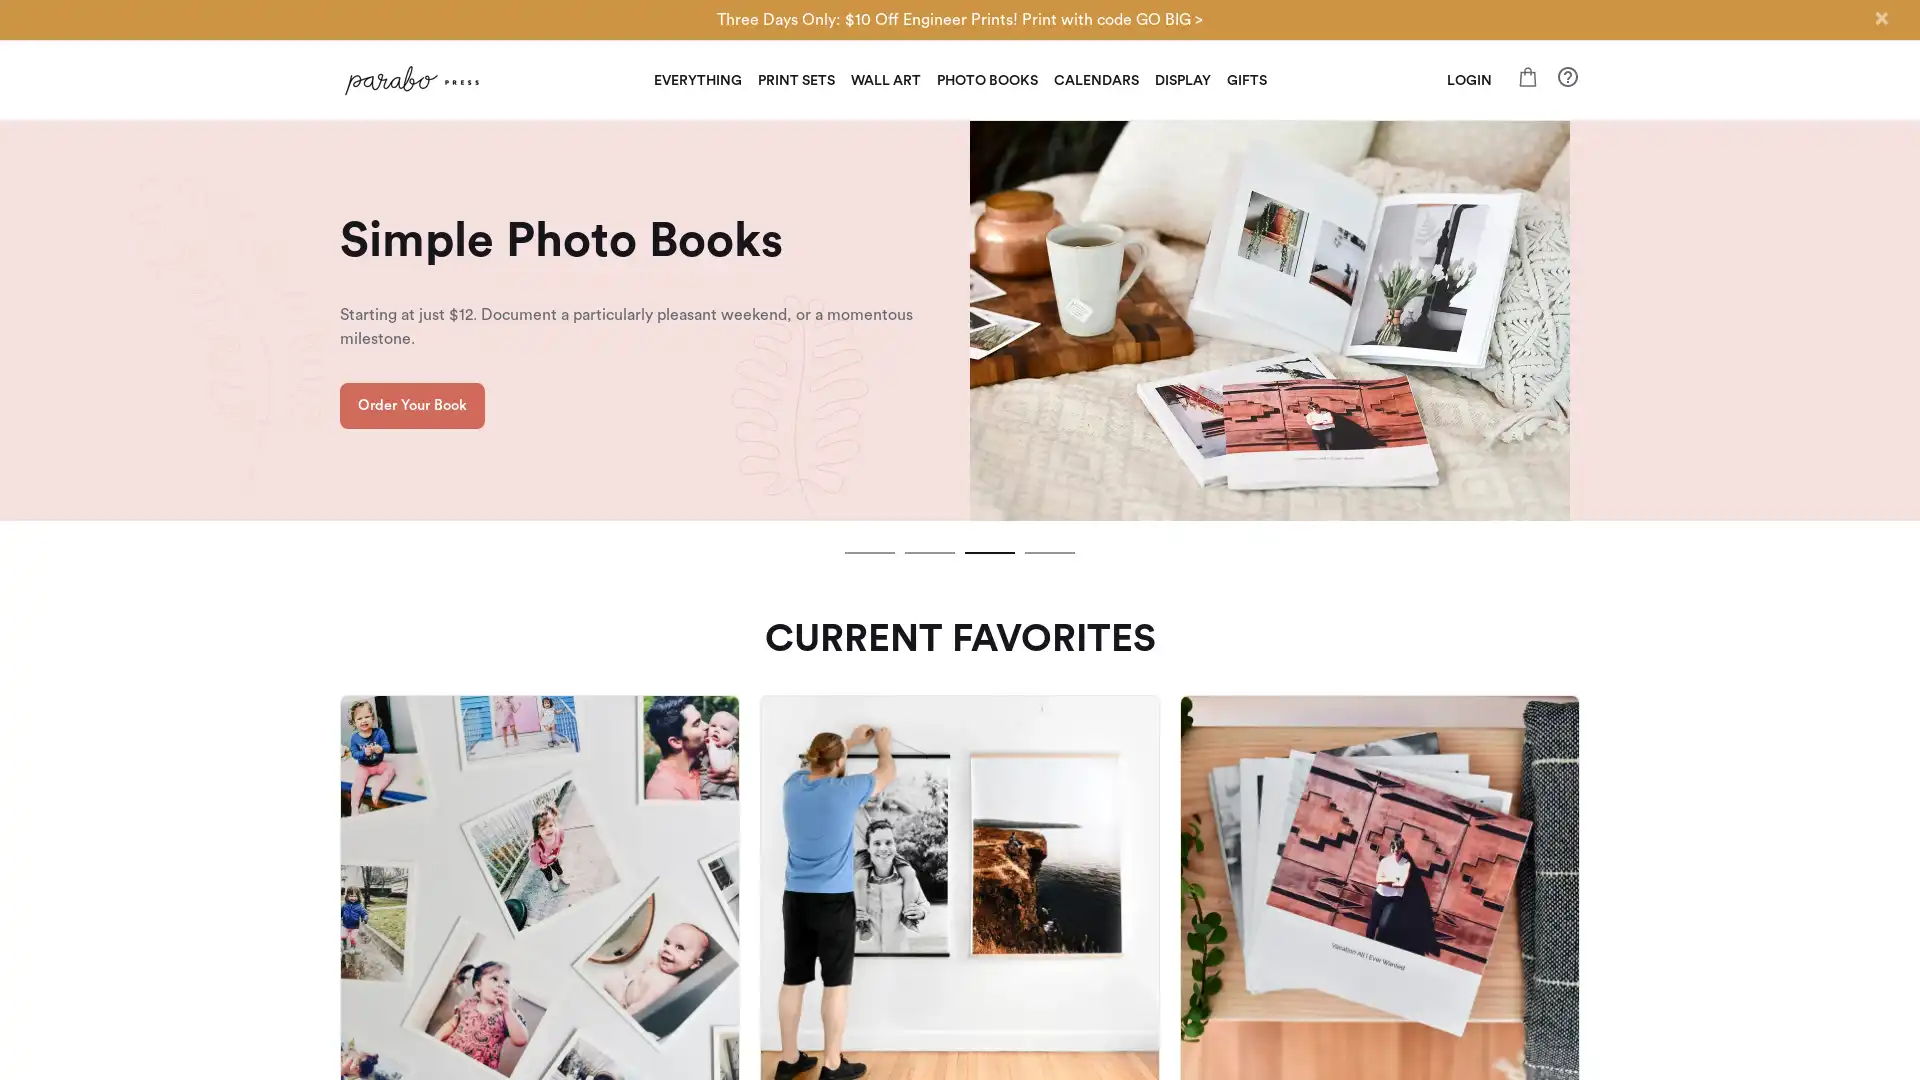  I want to click on Close, so click(1880, 18).